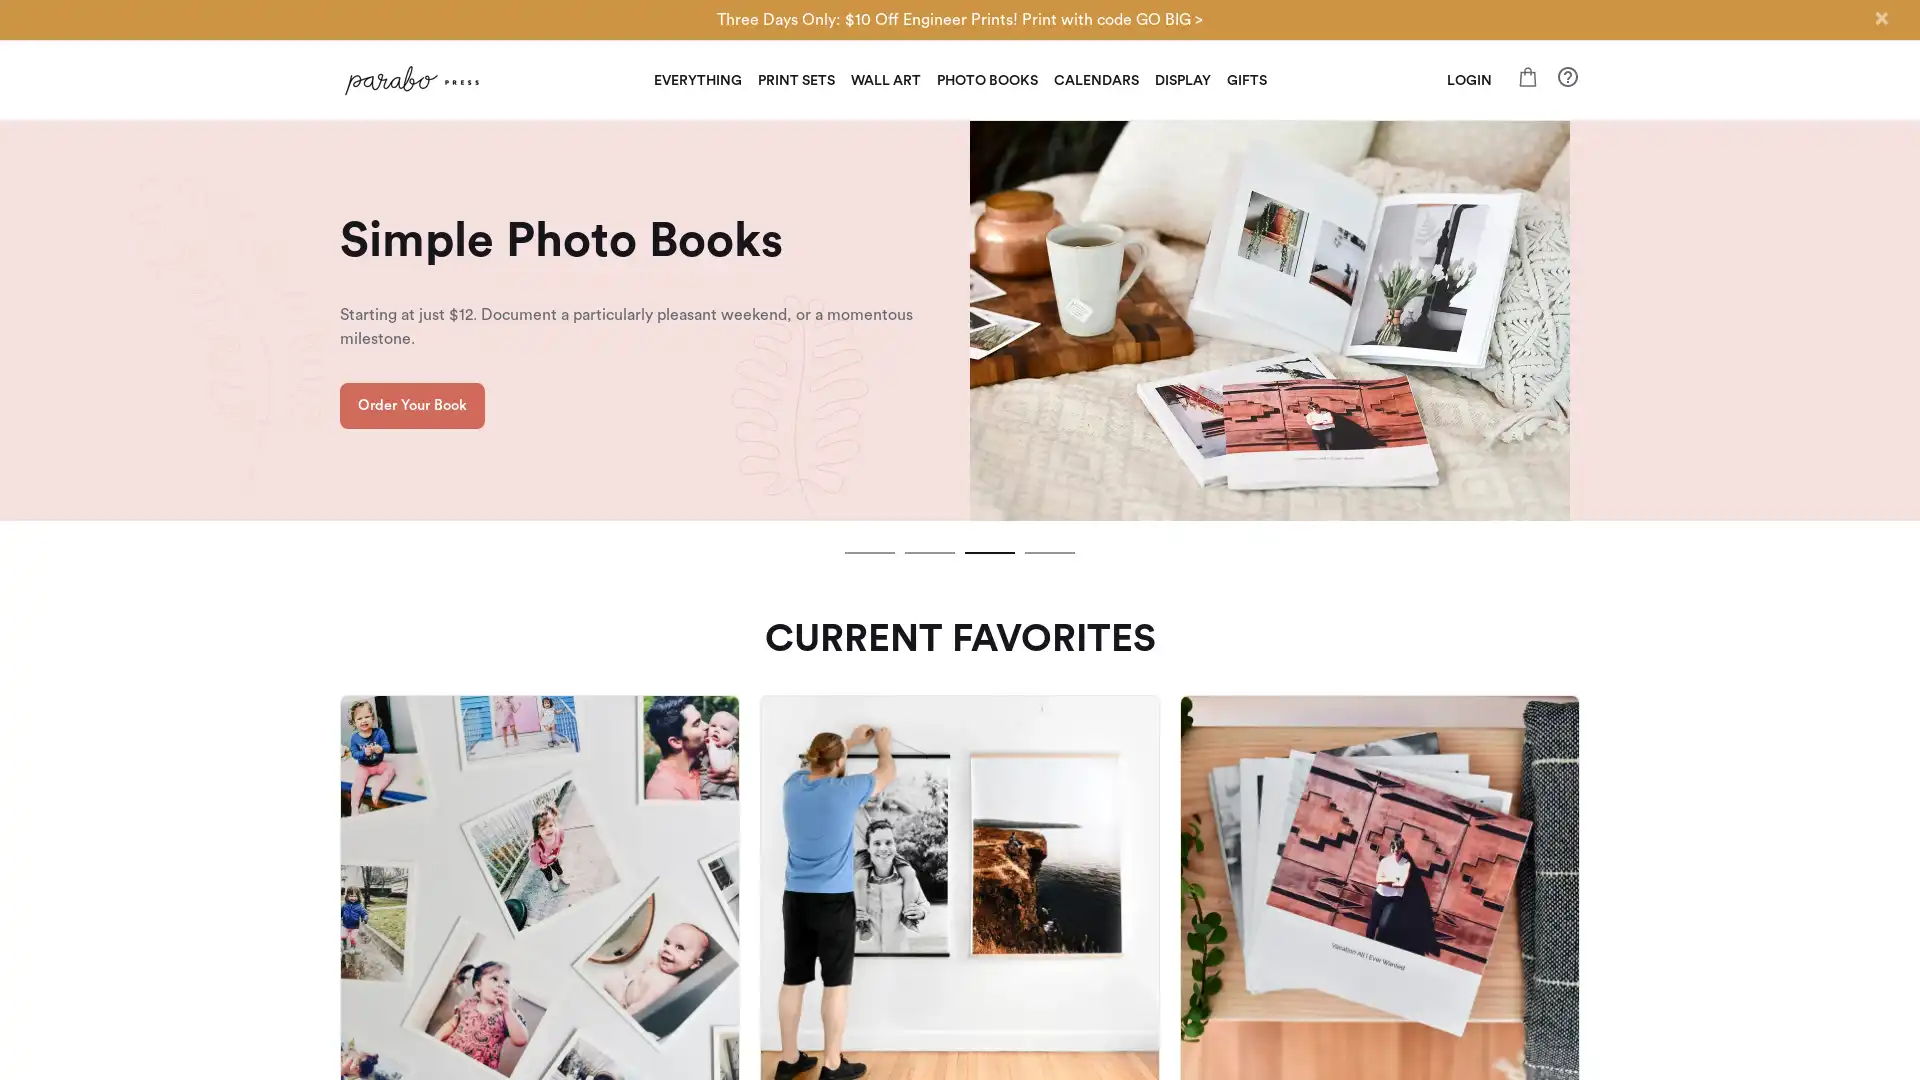  I want to click on Close, so click(1880, 18).